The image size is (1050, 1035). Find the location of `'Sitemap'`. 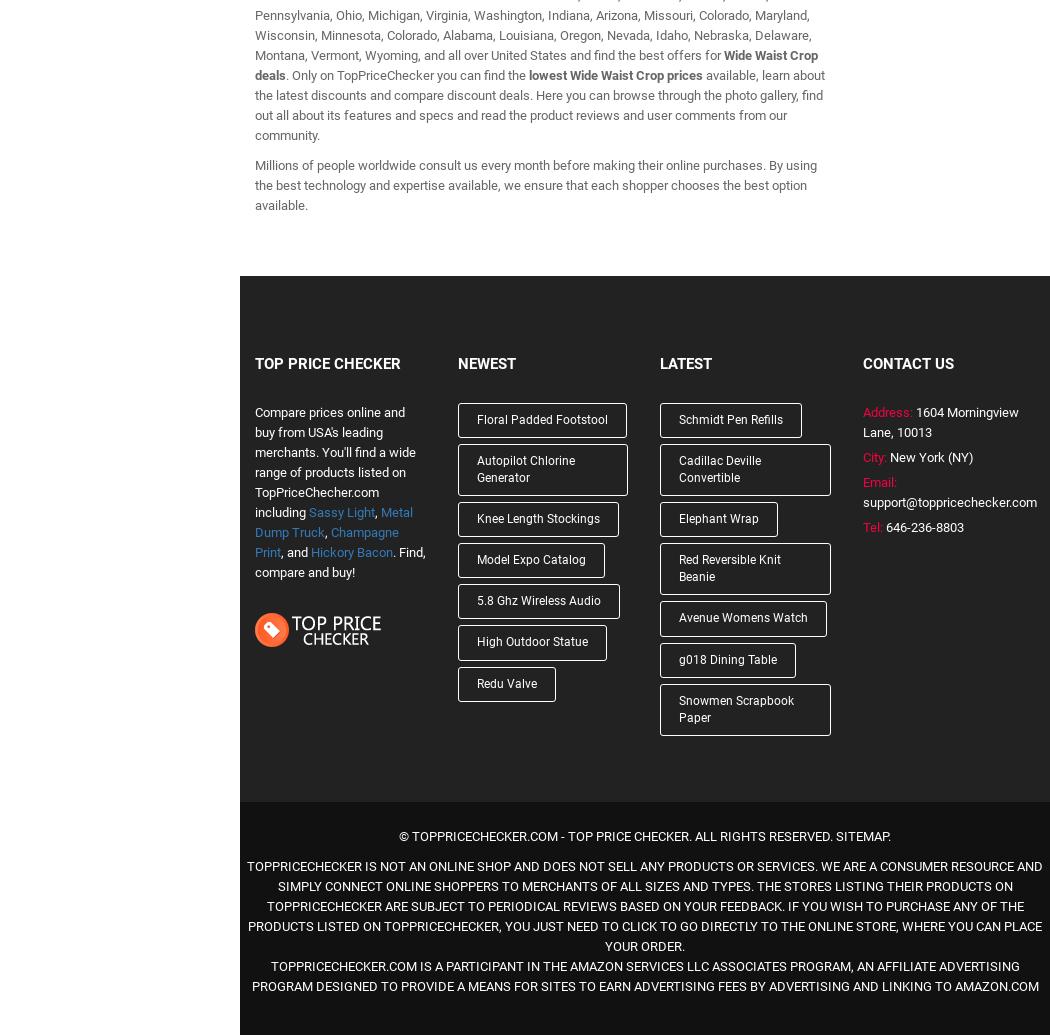

'Sitemap' is located at coordinates (862, 835).